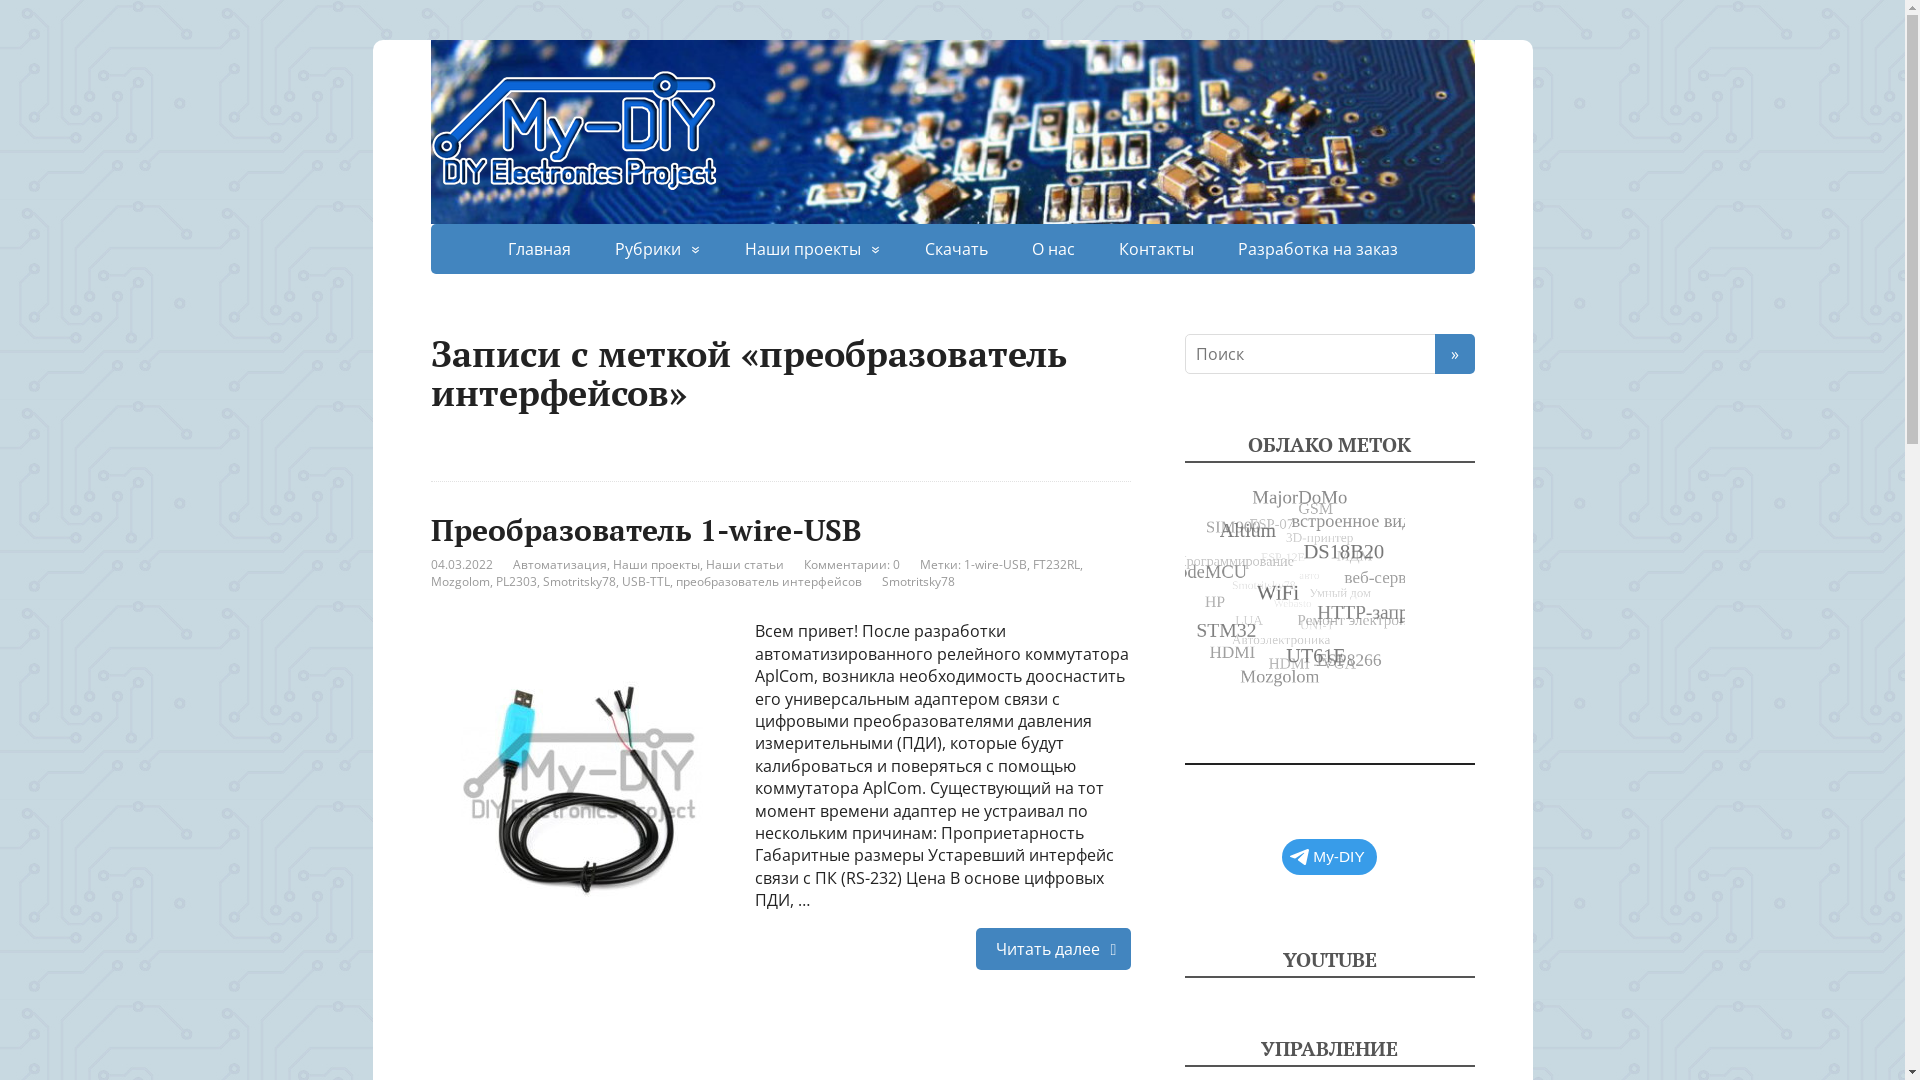  What do you see at coordinates (458, 581) in the screenshot?
I see `'Mozgolom'` at bounding box center [458, 581].